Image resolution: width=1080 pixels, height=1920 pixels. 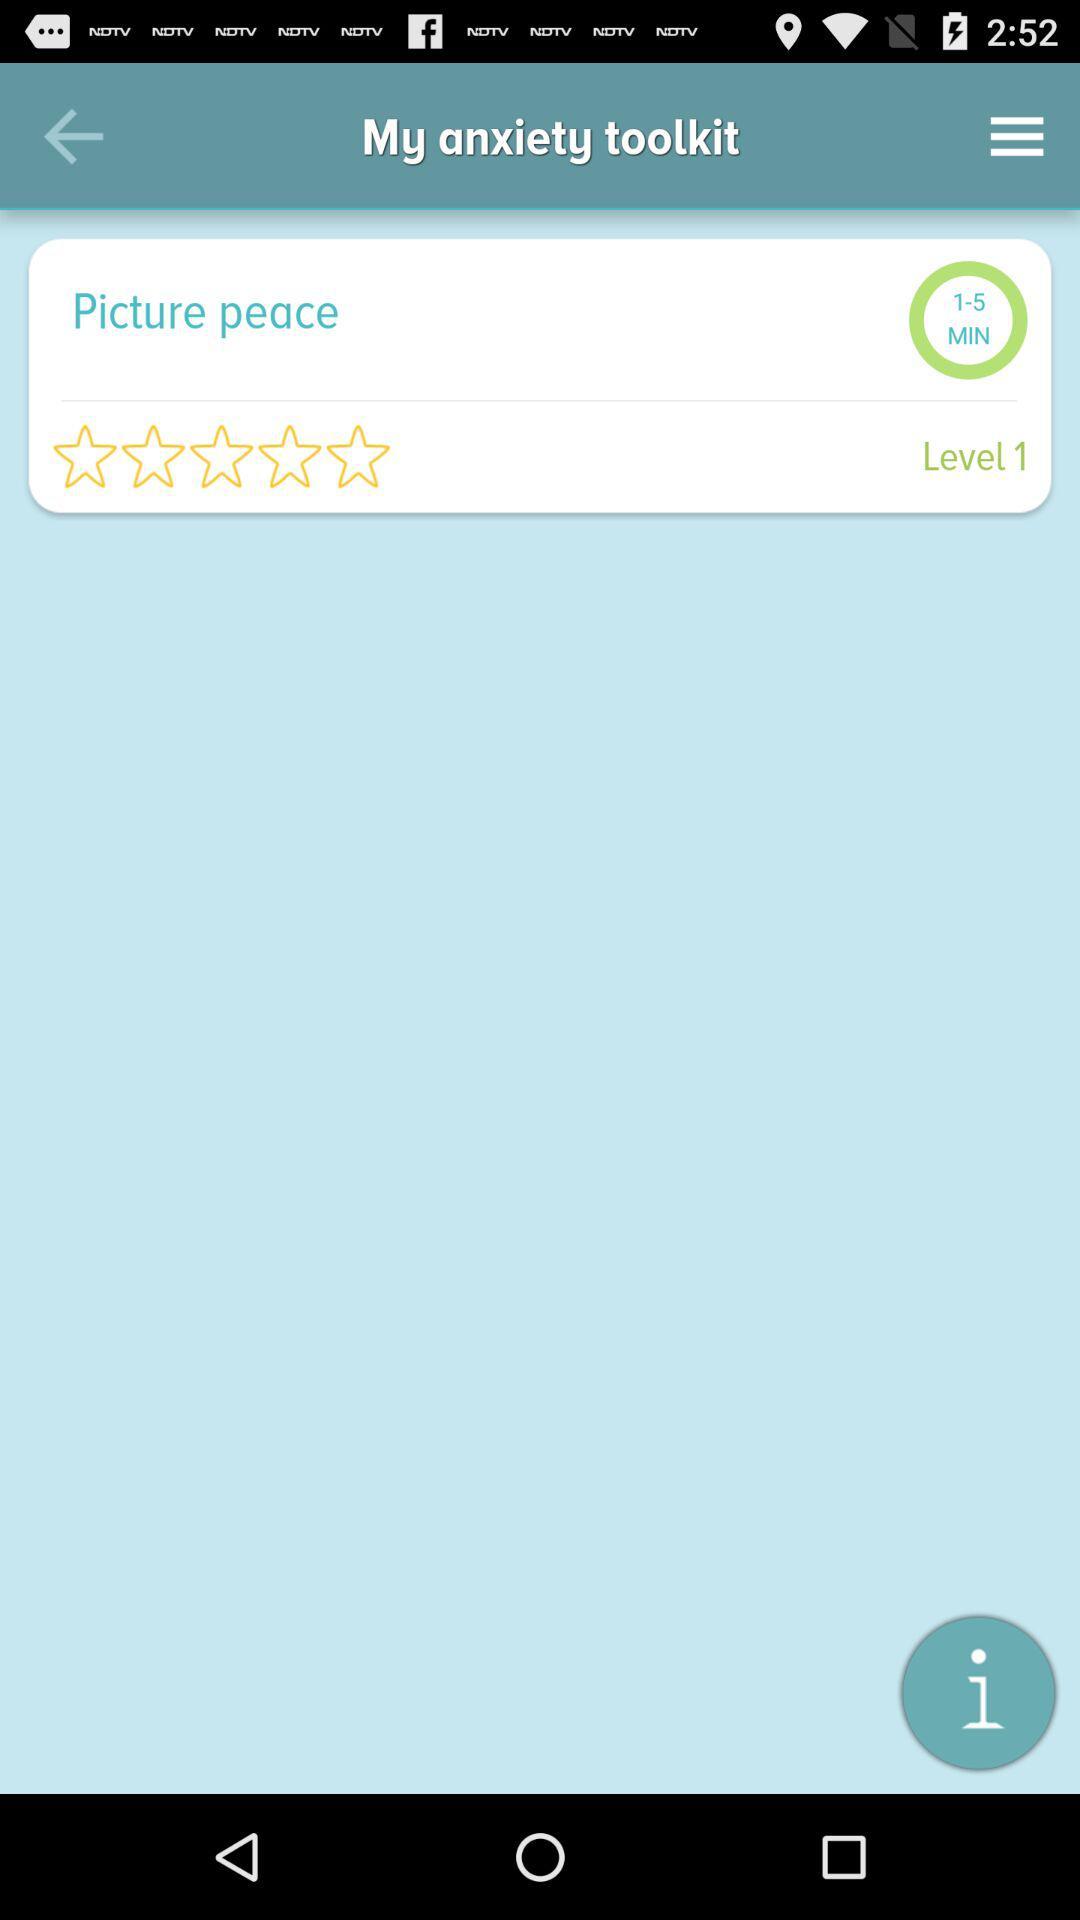 What do you see at coordinates (72, 135) in the screenshot?
I see `icon next to my anxiety toolkit` at bounding box center [72, 135].